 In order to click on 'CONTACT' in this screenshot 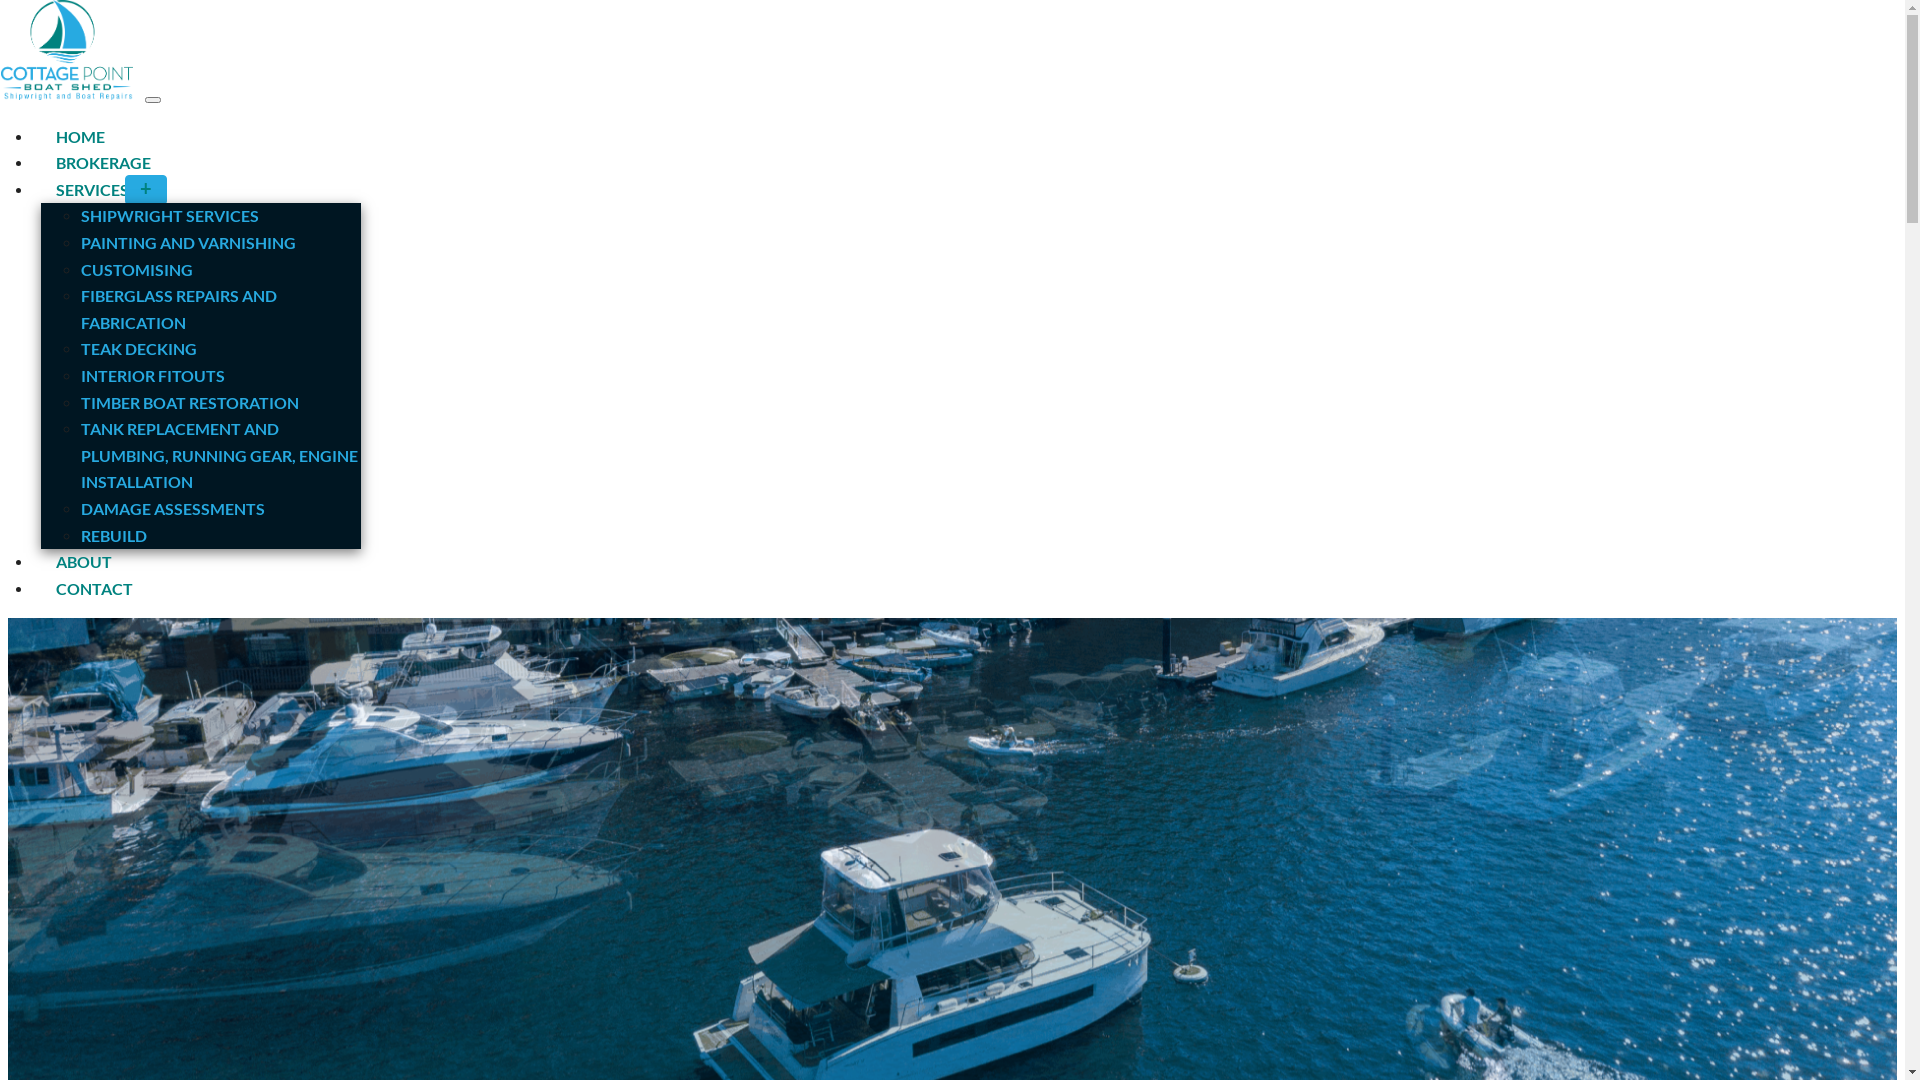, I will do `click(93, 587)`.